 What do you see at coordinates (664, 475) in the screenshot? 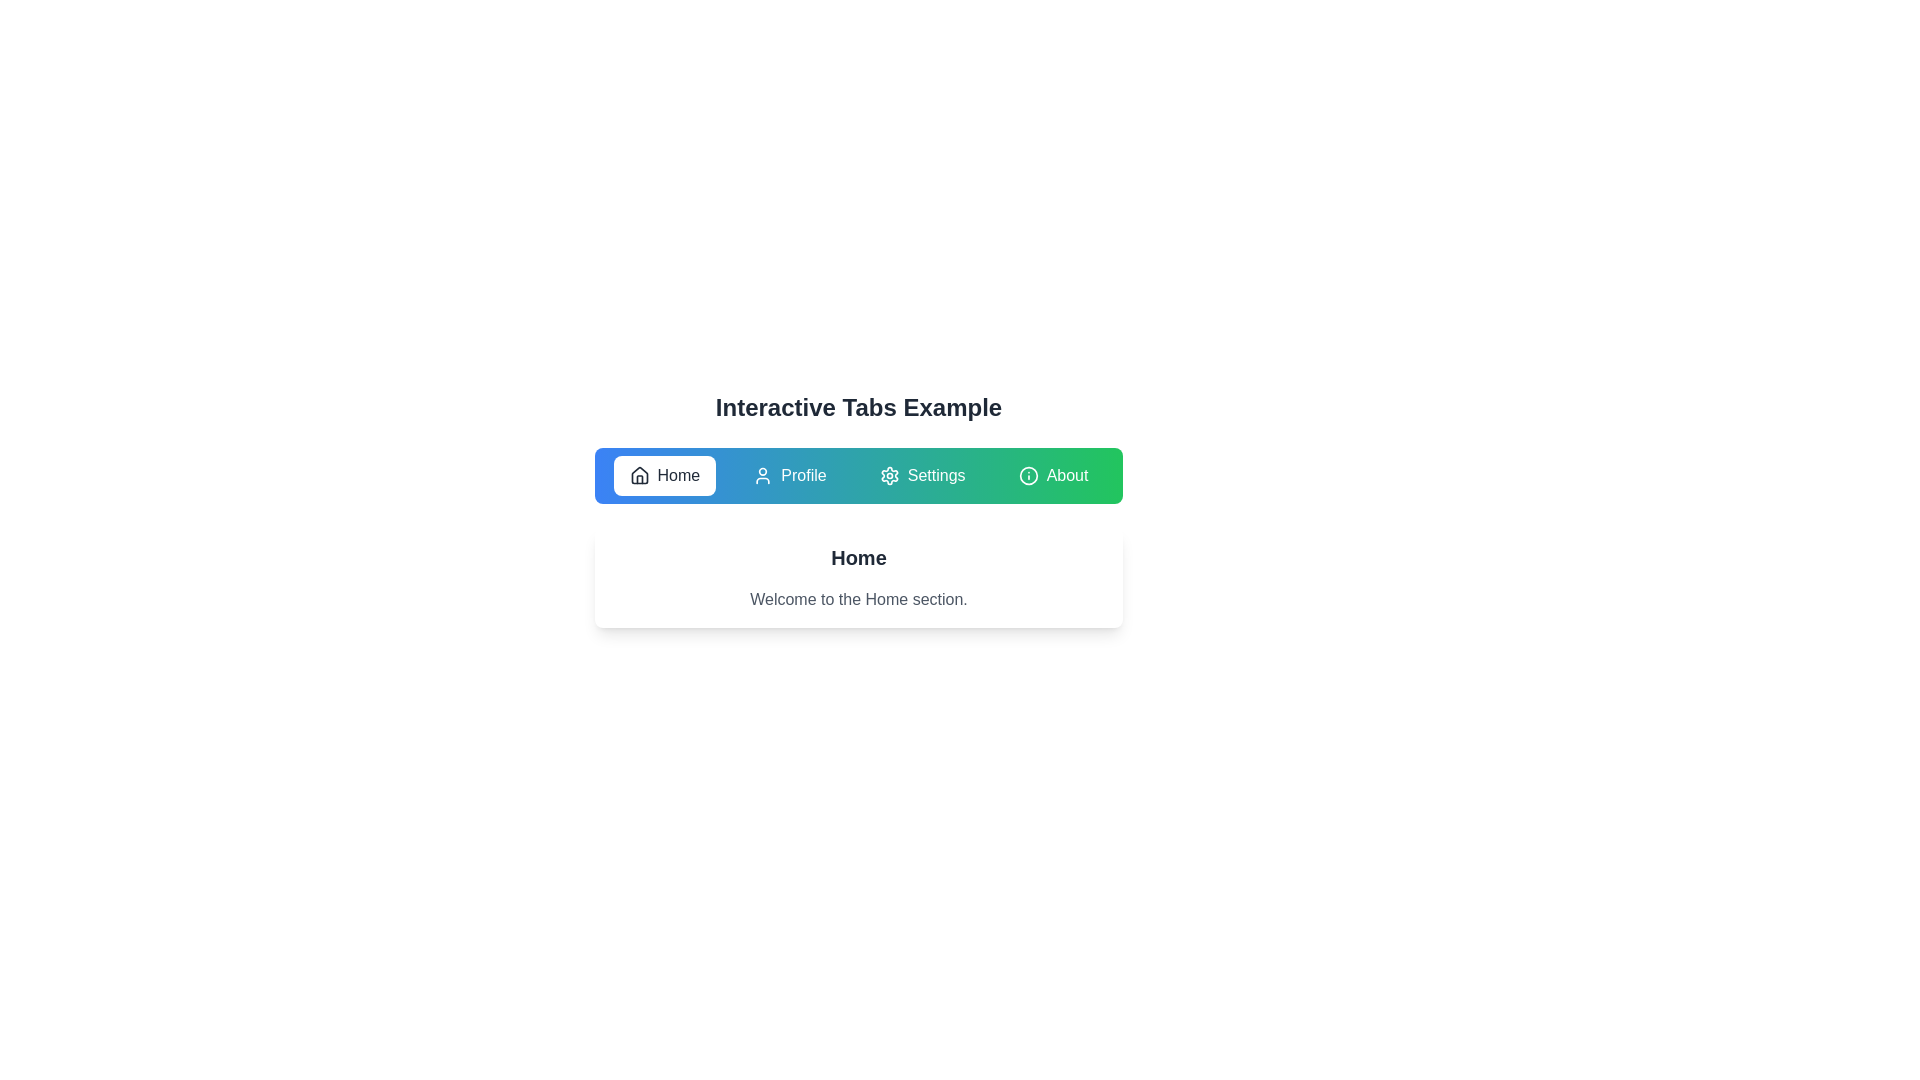
I see `the tab labeled Home to observe its hover effect` at bounding box center [664, 475].